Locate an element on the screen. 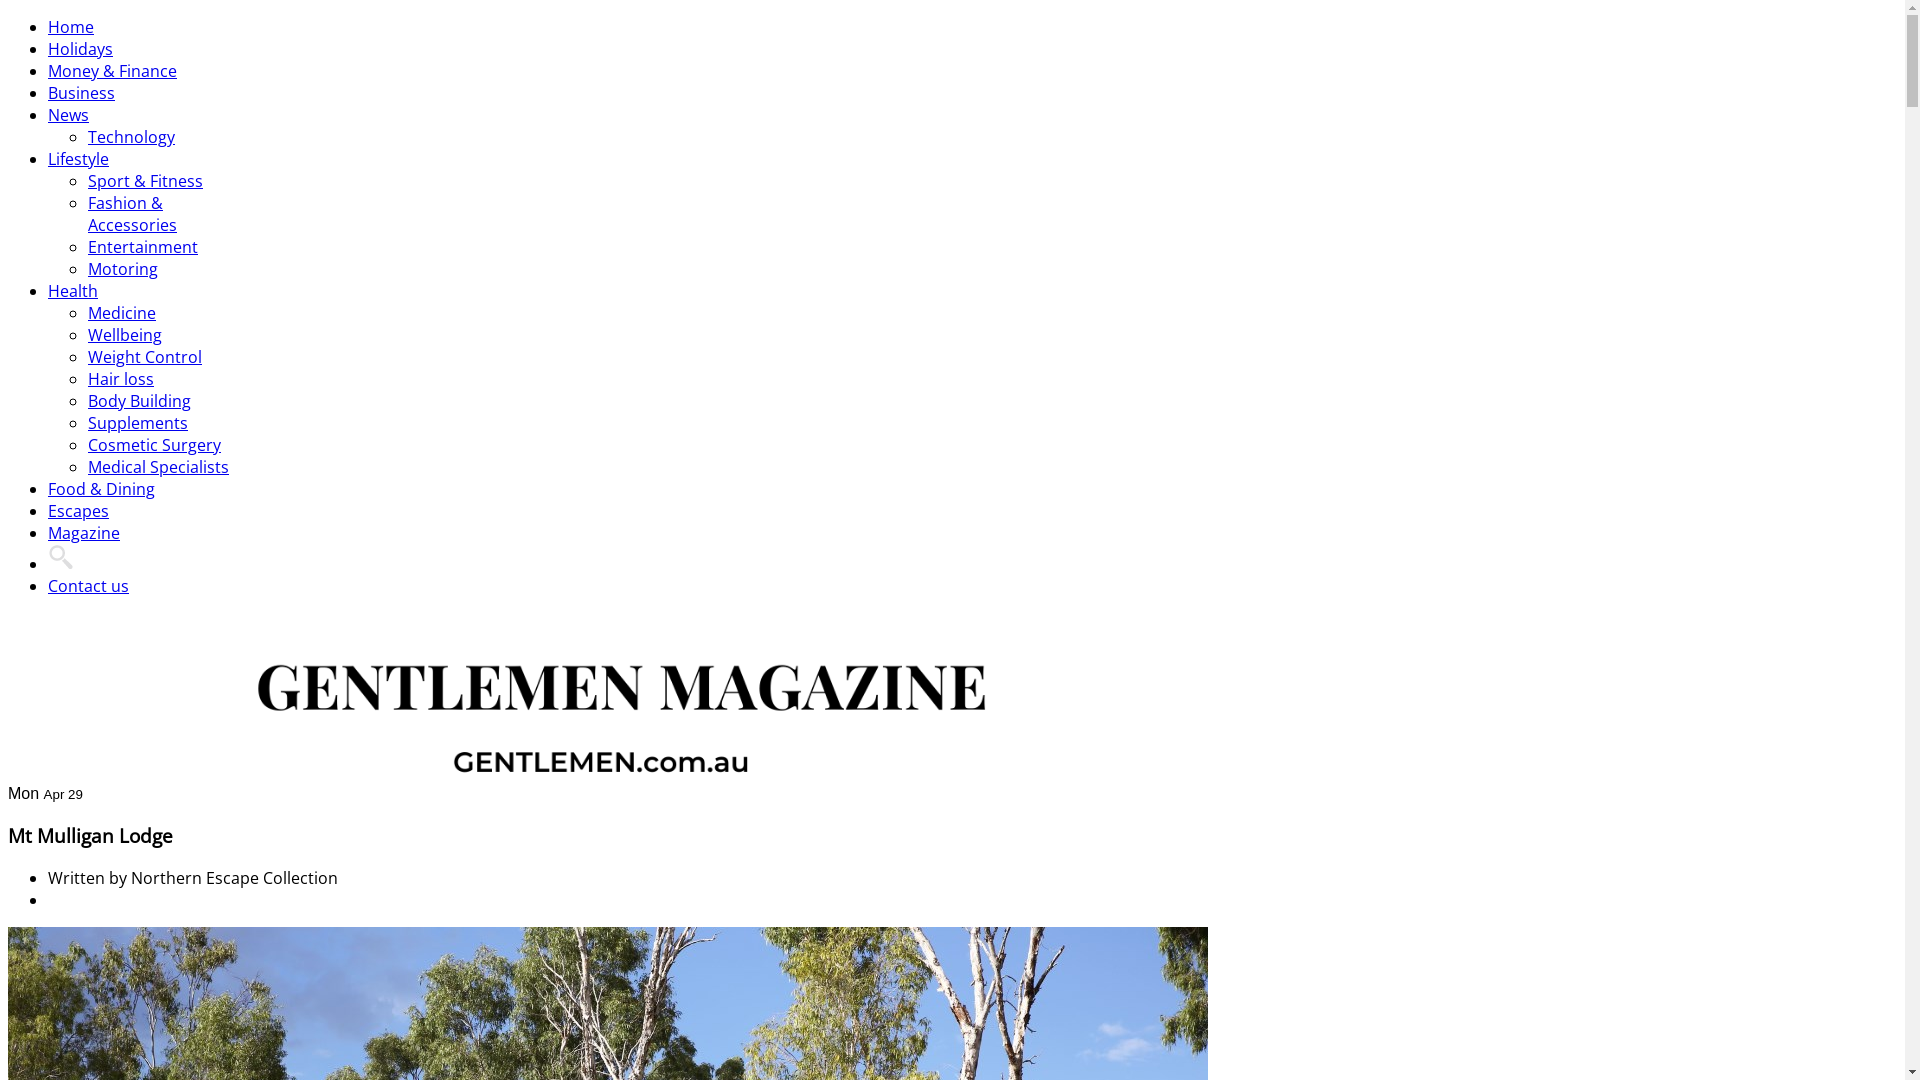 This screenshot has width=1920, height=1080. 'News' is located at coordinates (48, 115).